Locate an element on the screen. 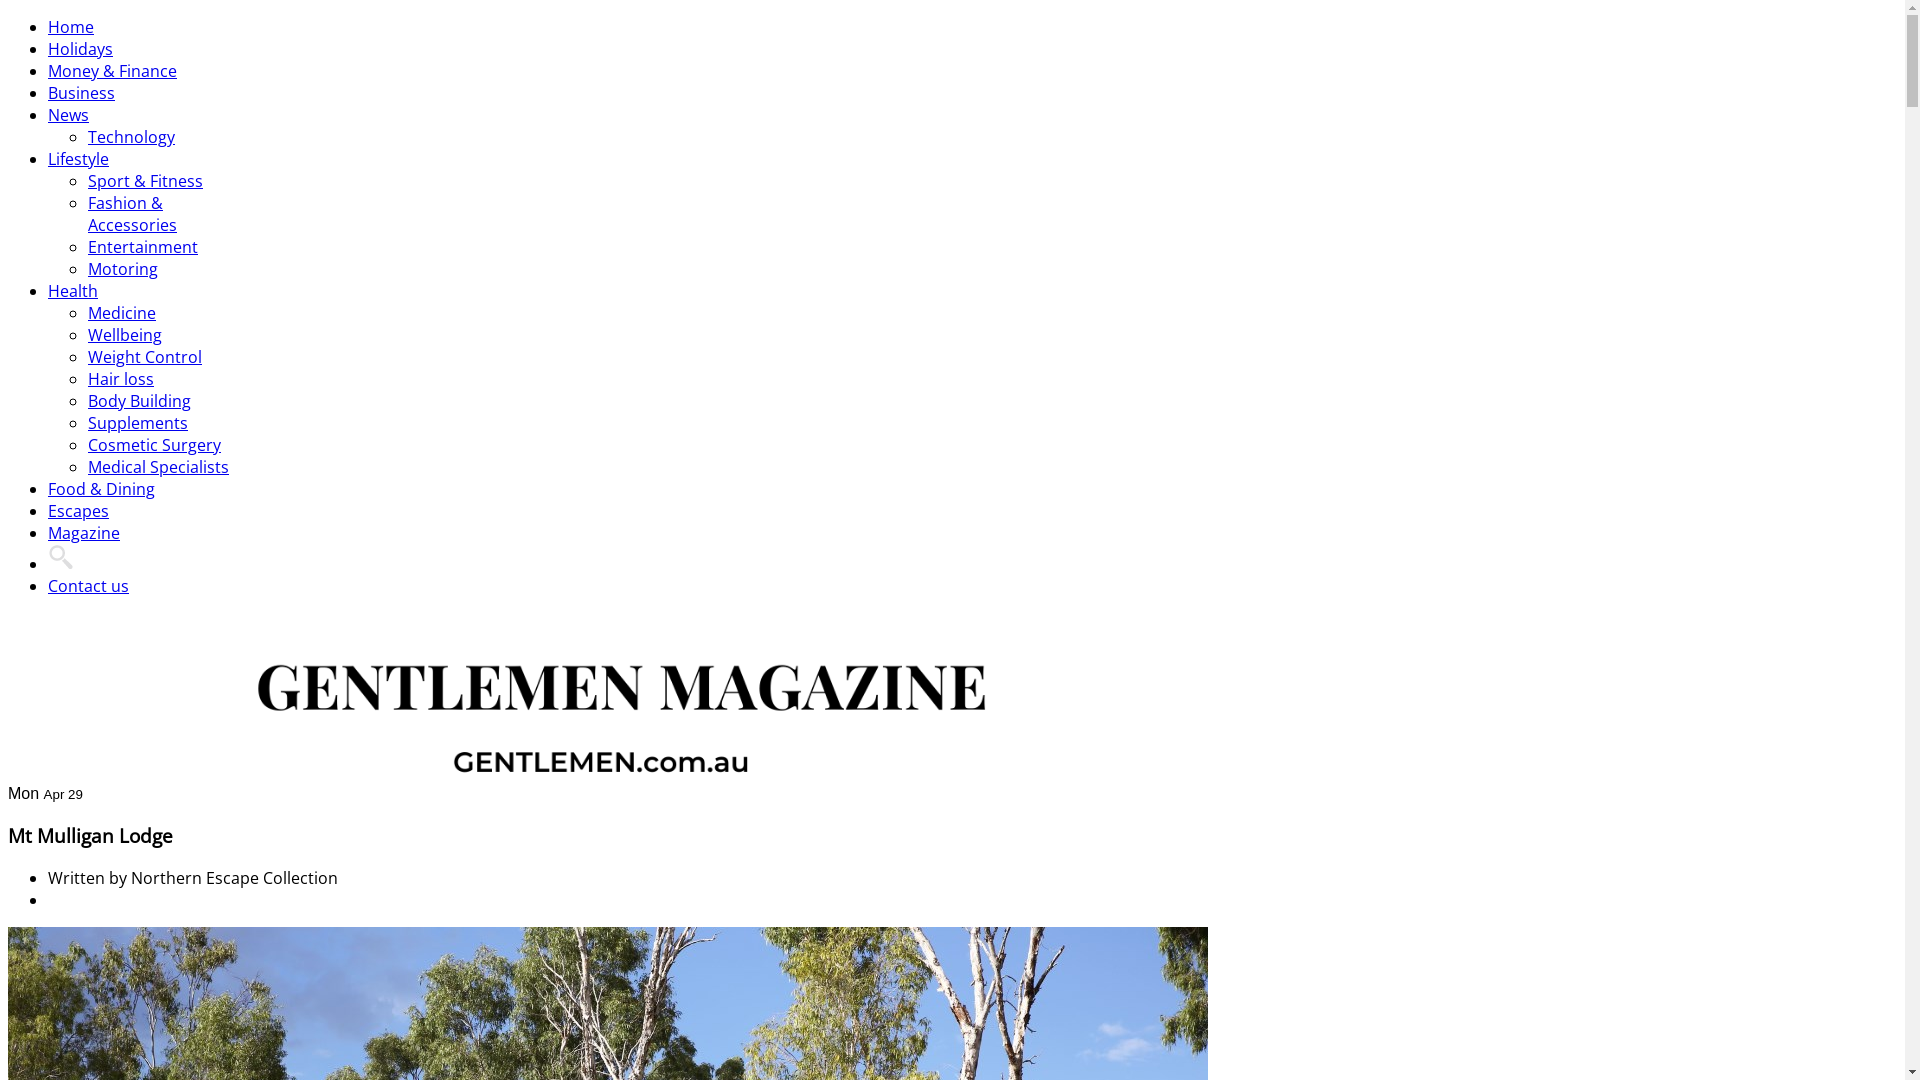 This screenshot has width=1920, height=1080. 'News' is located at coordinates (48, 115).